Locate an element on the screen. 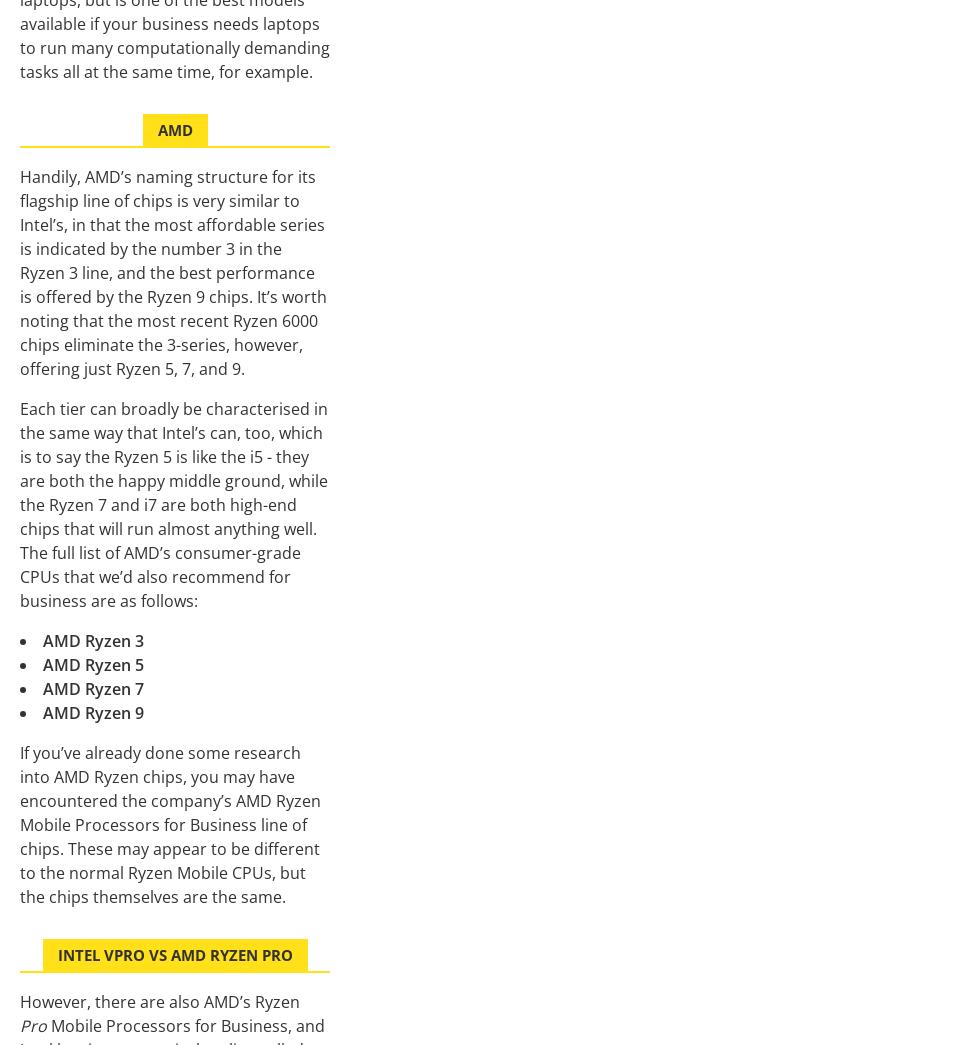 The width and height of the screenshot is (980, 1045). 'Intel vPro vs AMD Ryzen Pro' is located at coordinates (174, 954).